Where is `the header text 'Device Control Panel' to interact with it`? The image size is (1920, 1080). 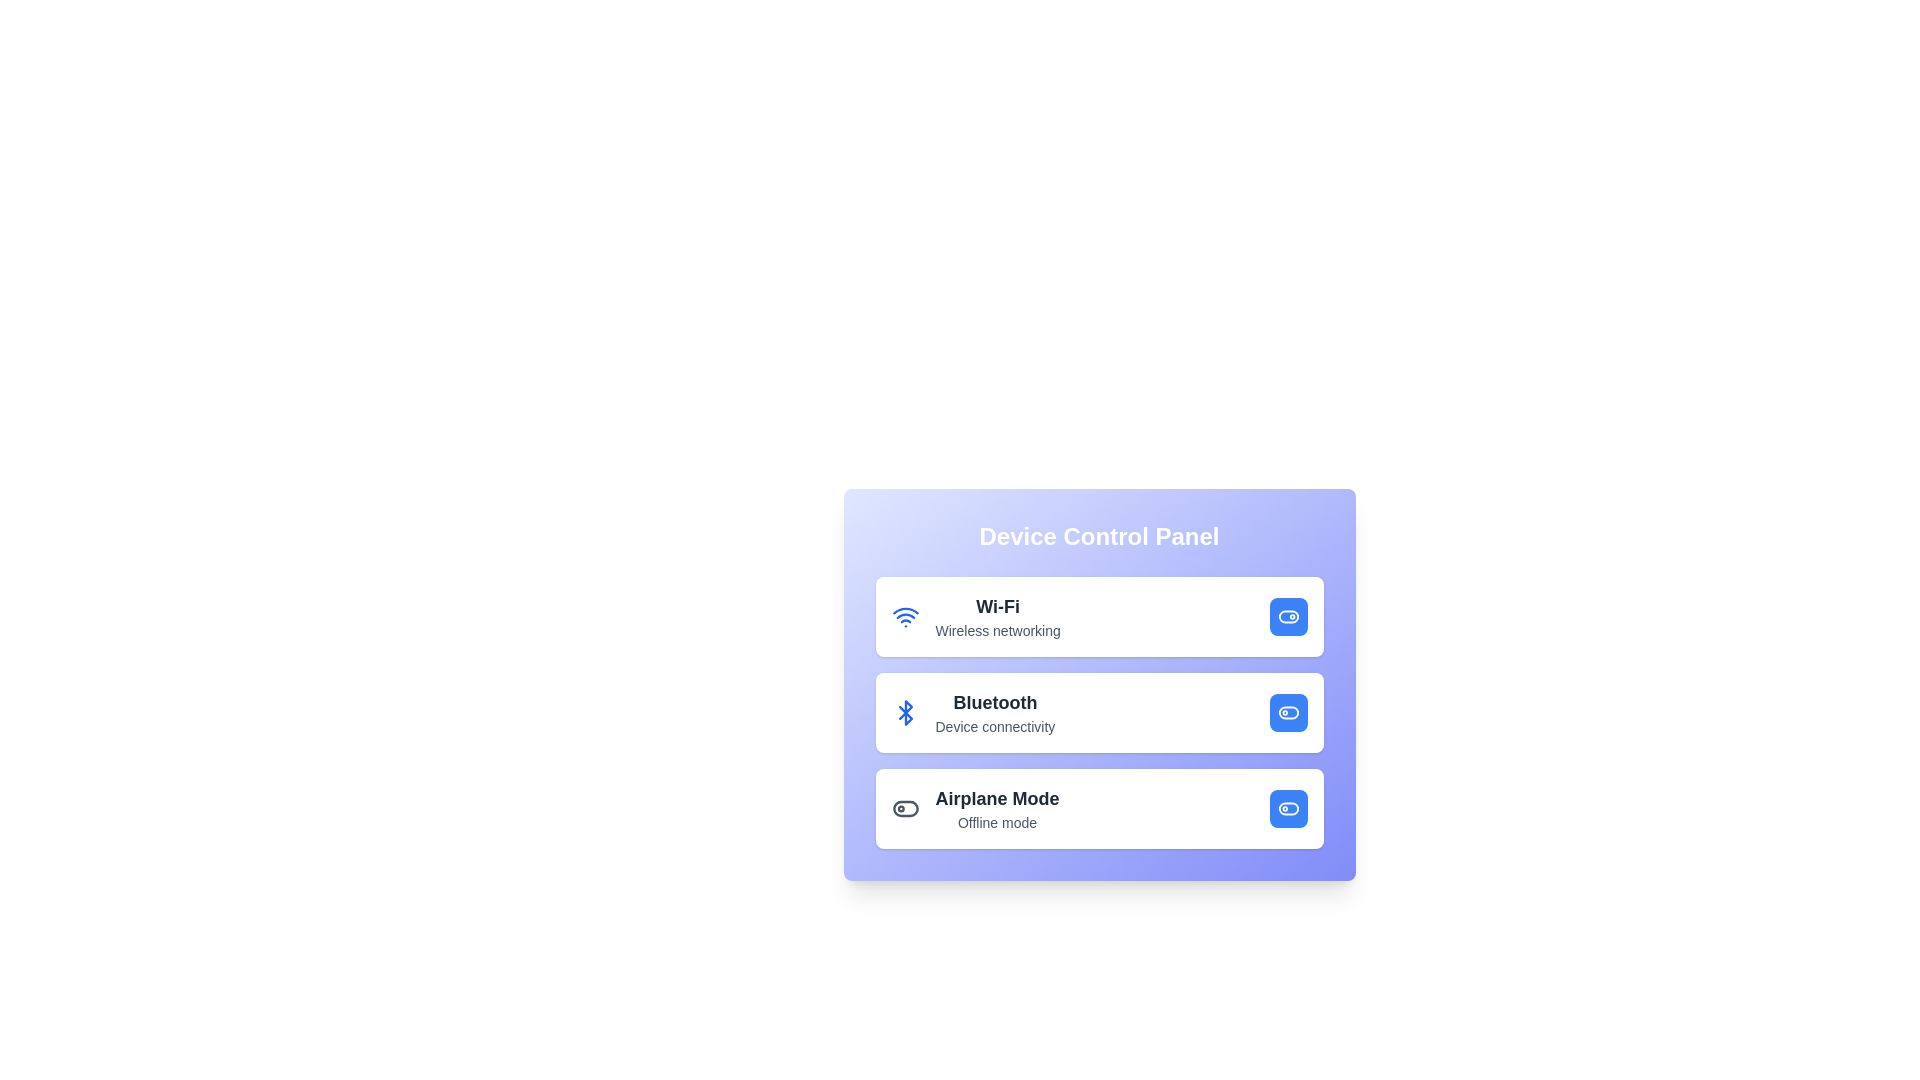 the header text 'Device Control Panel' to interact with it is located at coordinates (1098, 535).